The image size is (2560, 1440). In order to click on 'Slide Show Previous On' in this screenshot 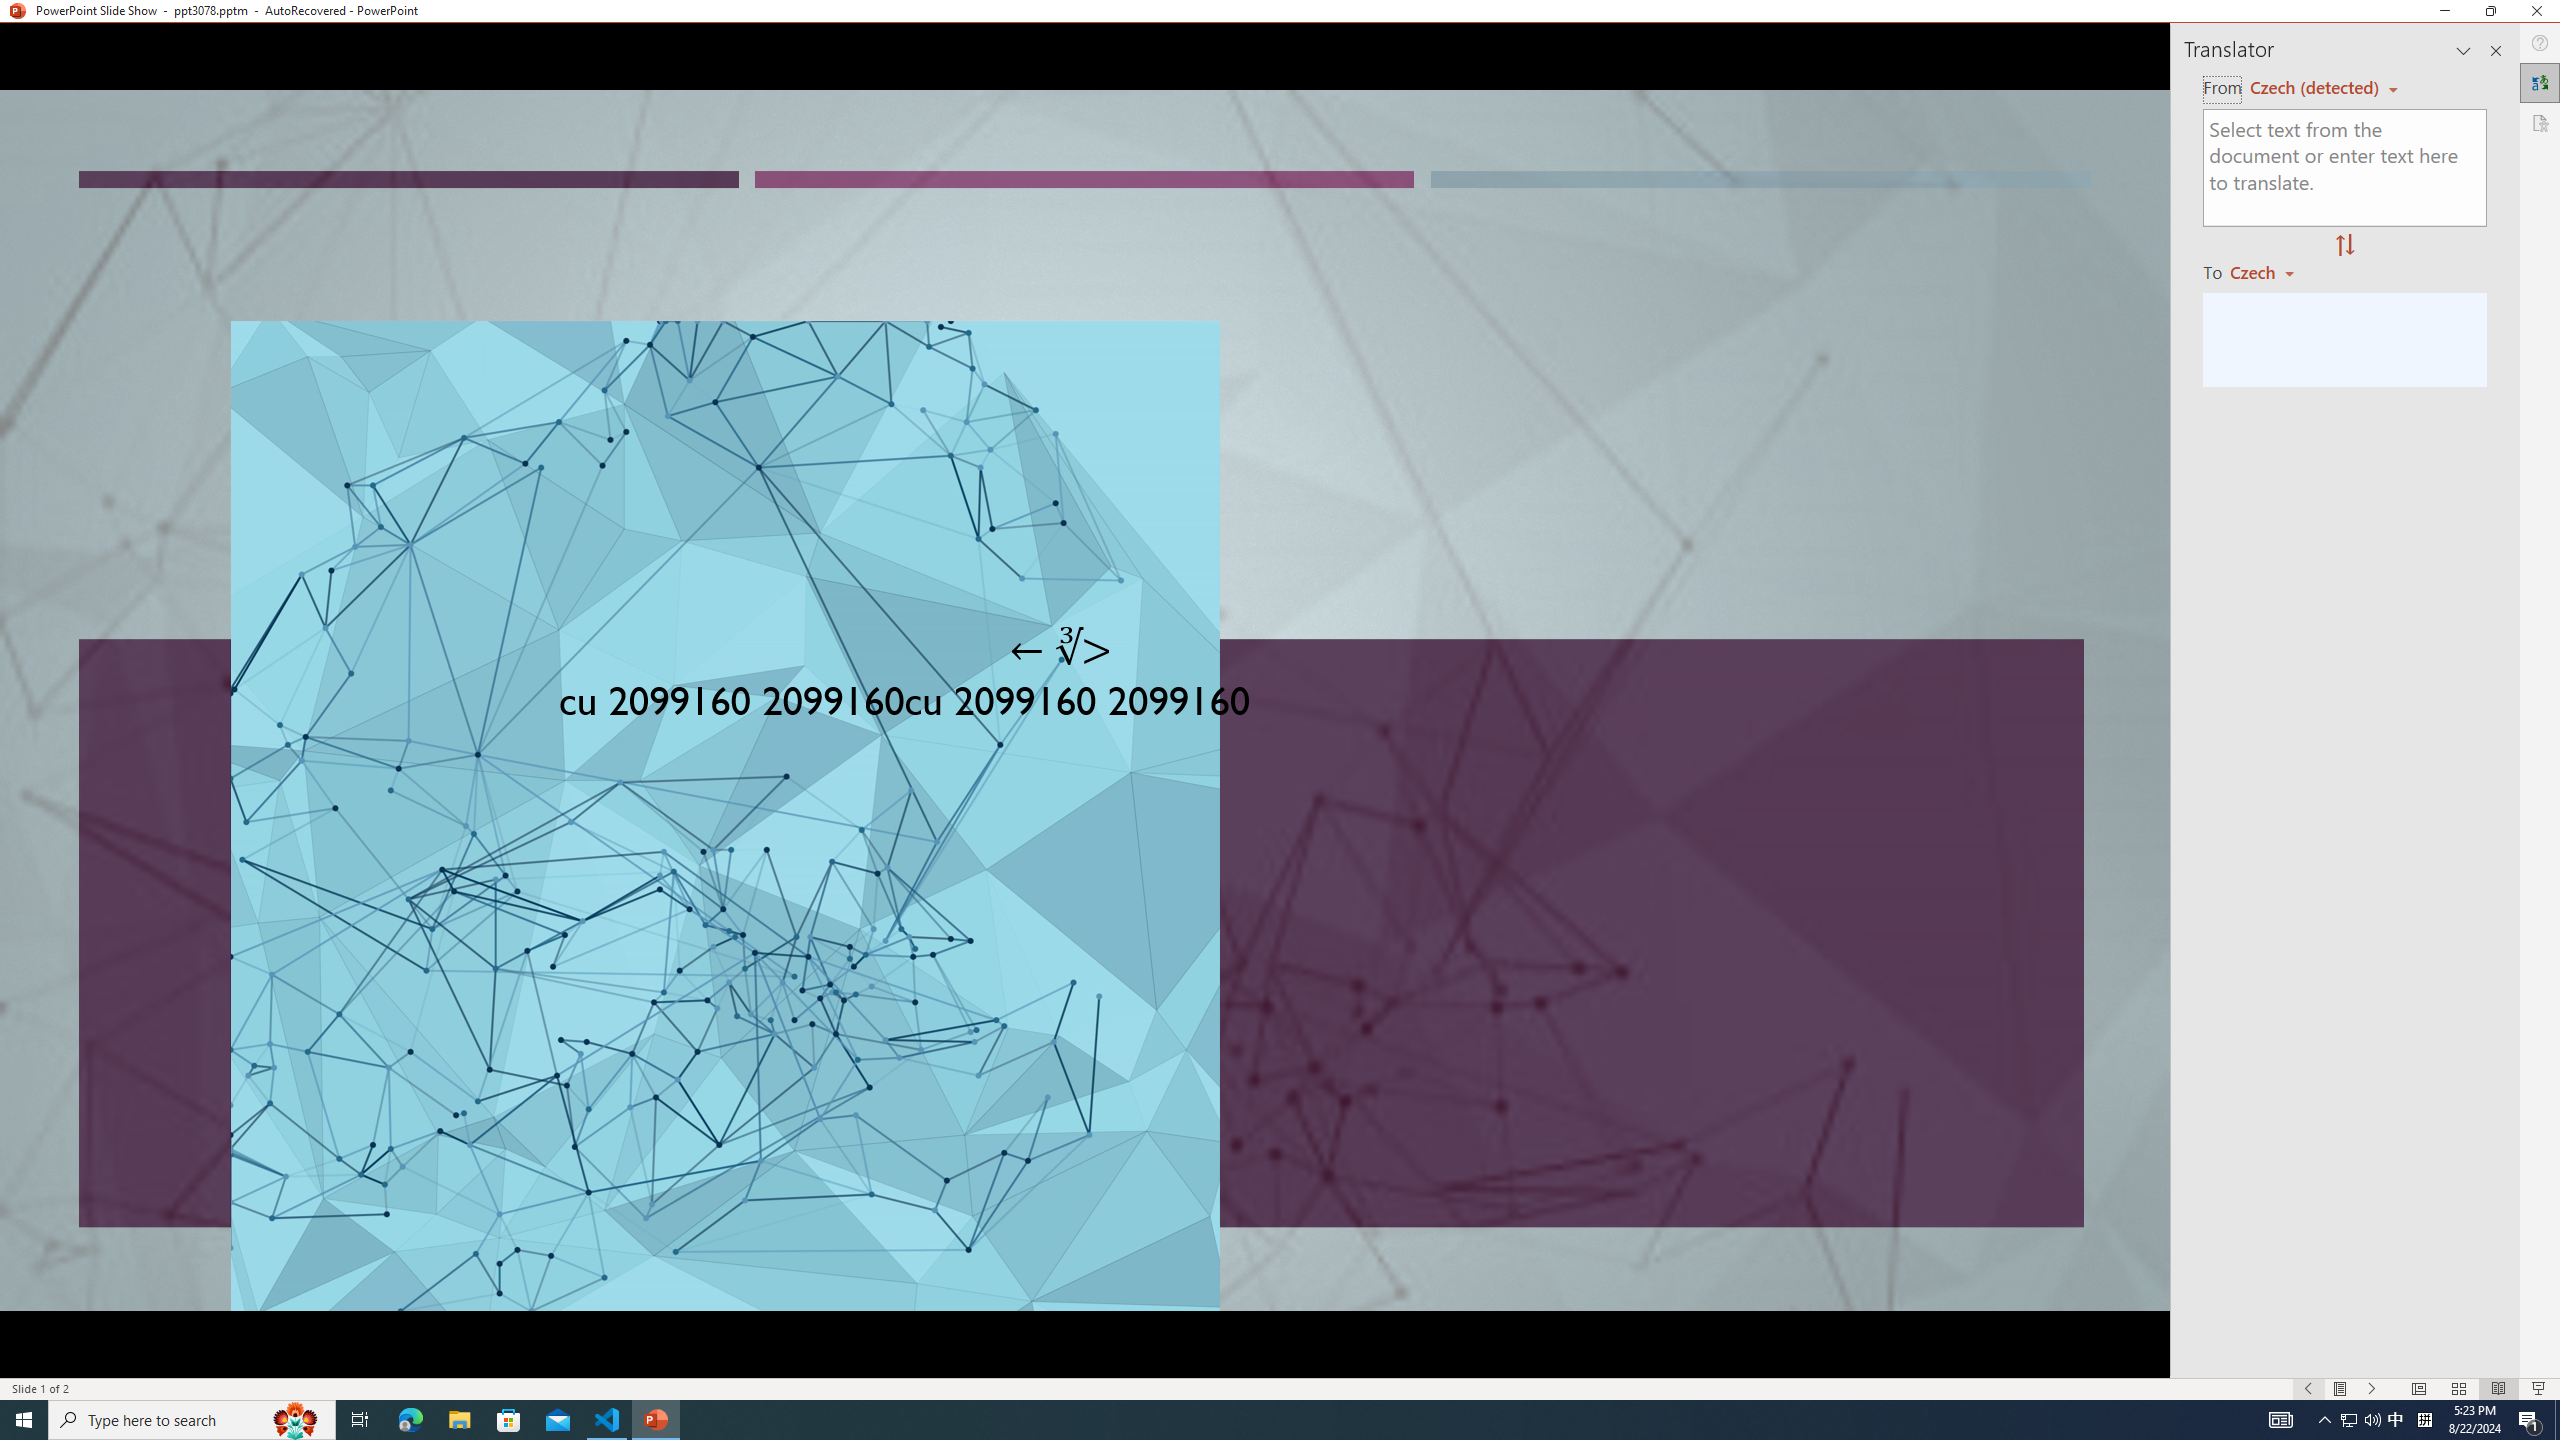, I will do `click(2308, 1389)`.